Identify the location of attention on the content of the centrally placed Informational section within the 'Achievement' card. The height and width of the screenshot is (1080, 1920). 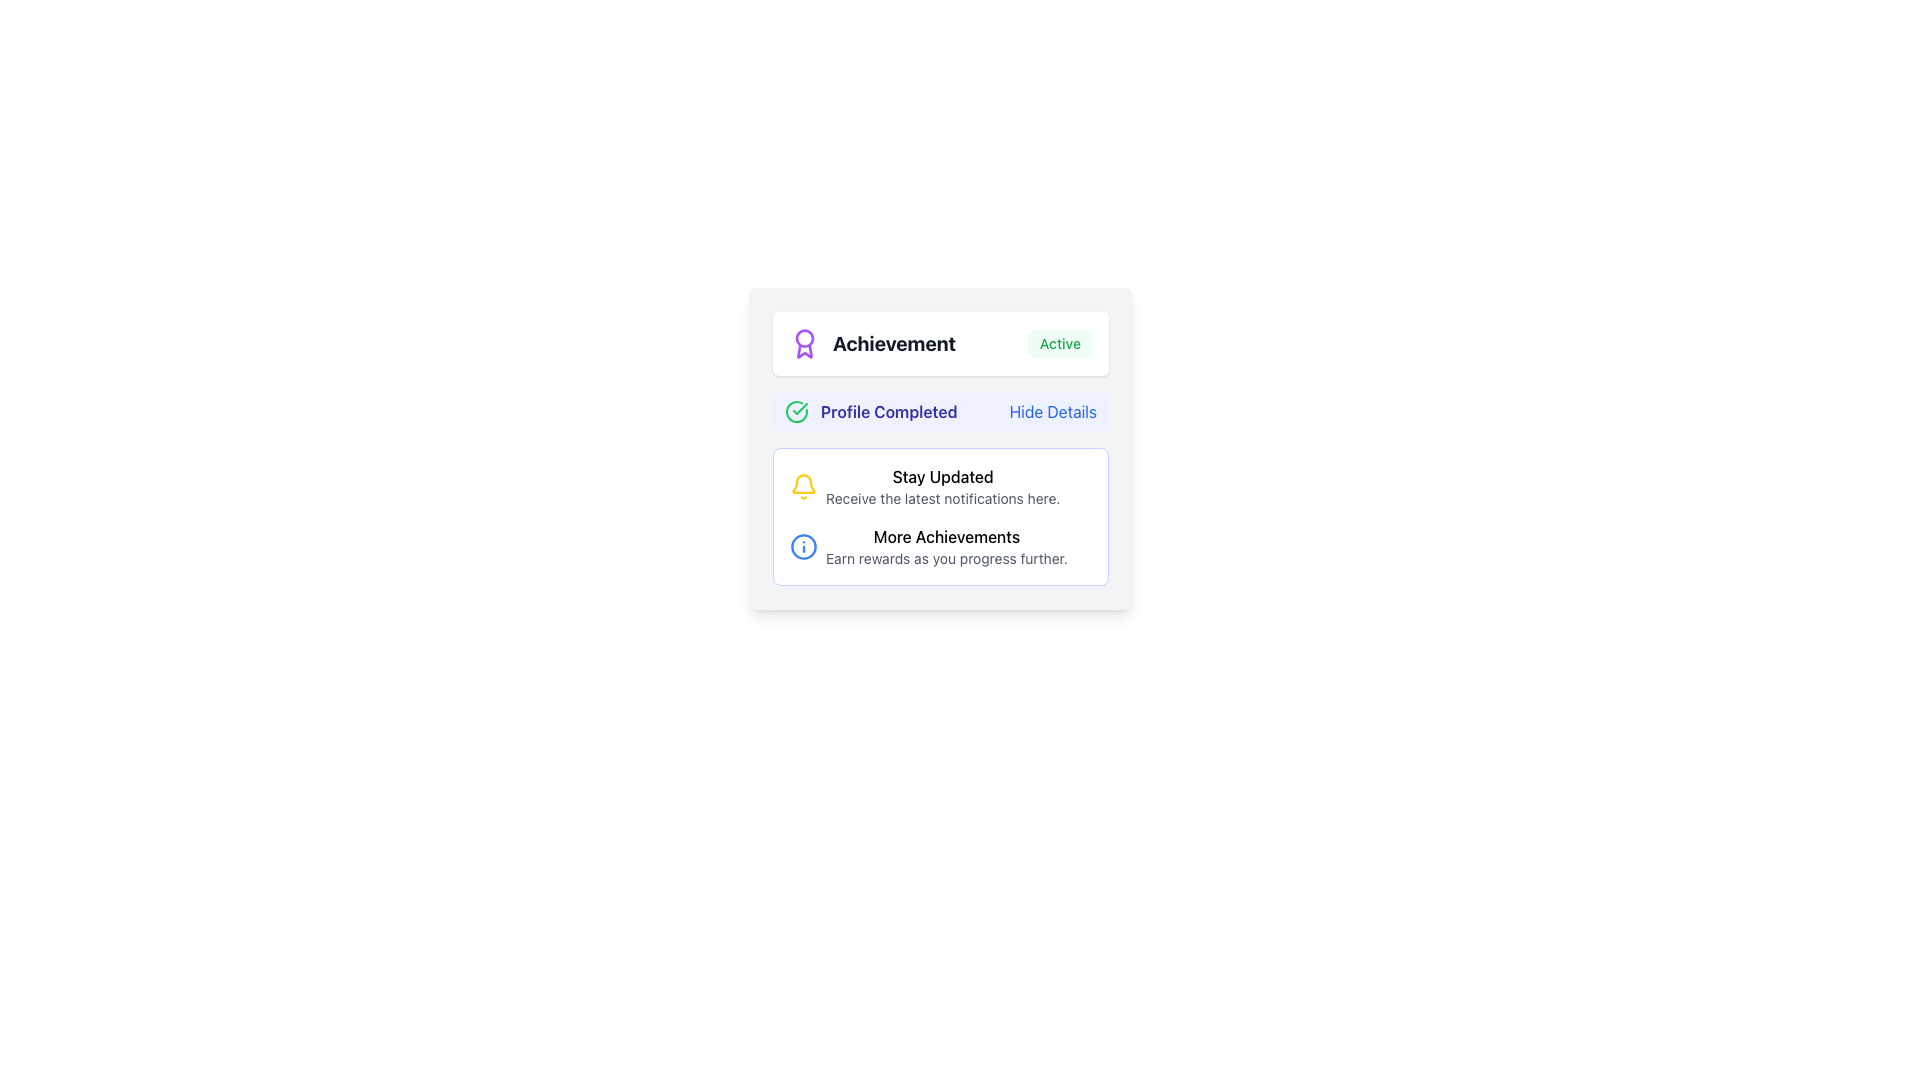
(939, 515).